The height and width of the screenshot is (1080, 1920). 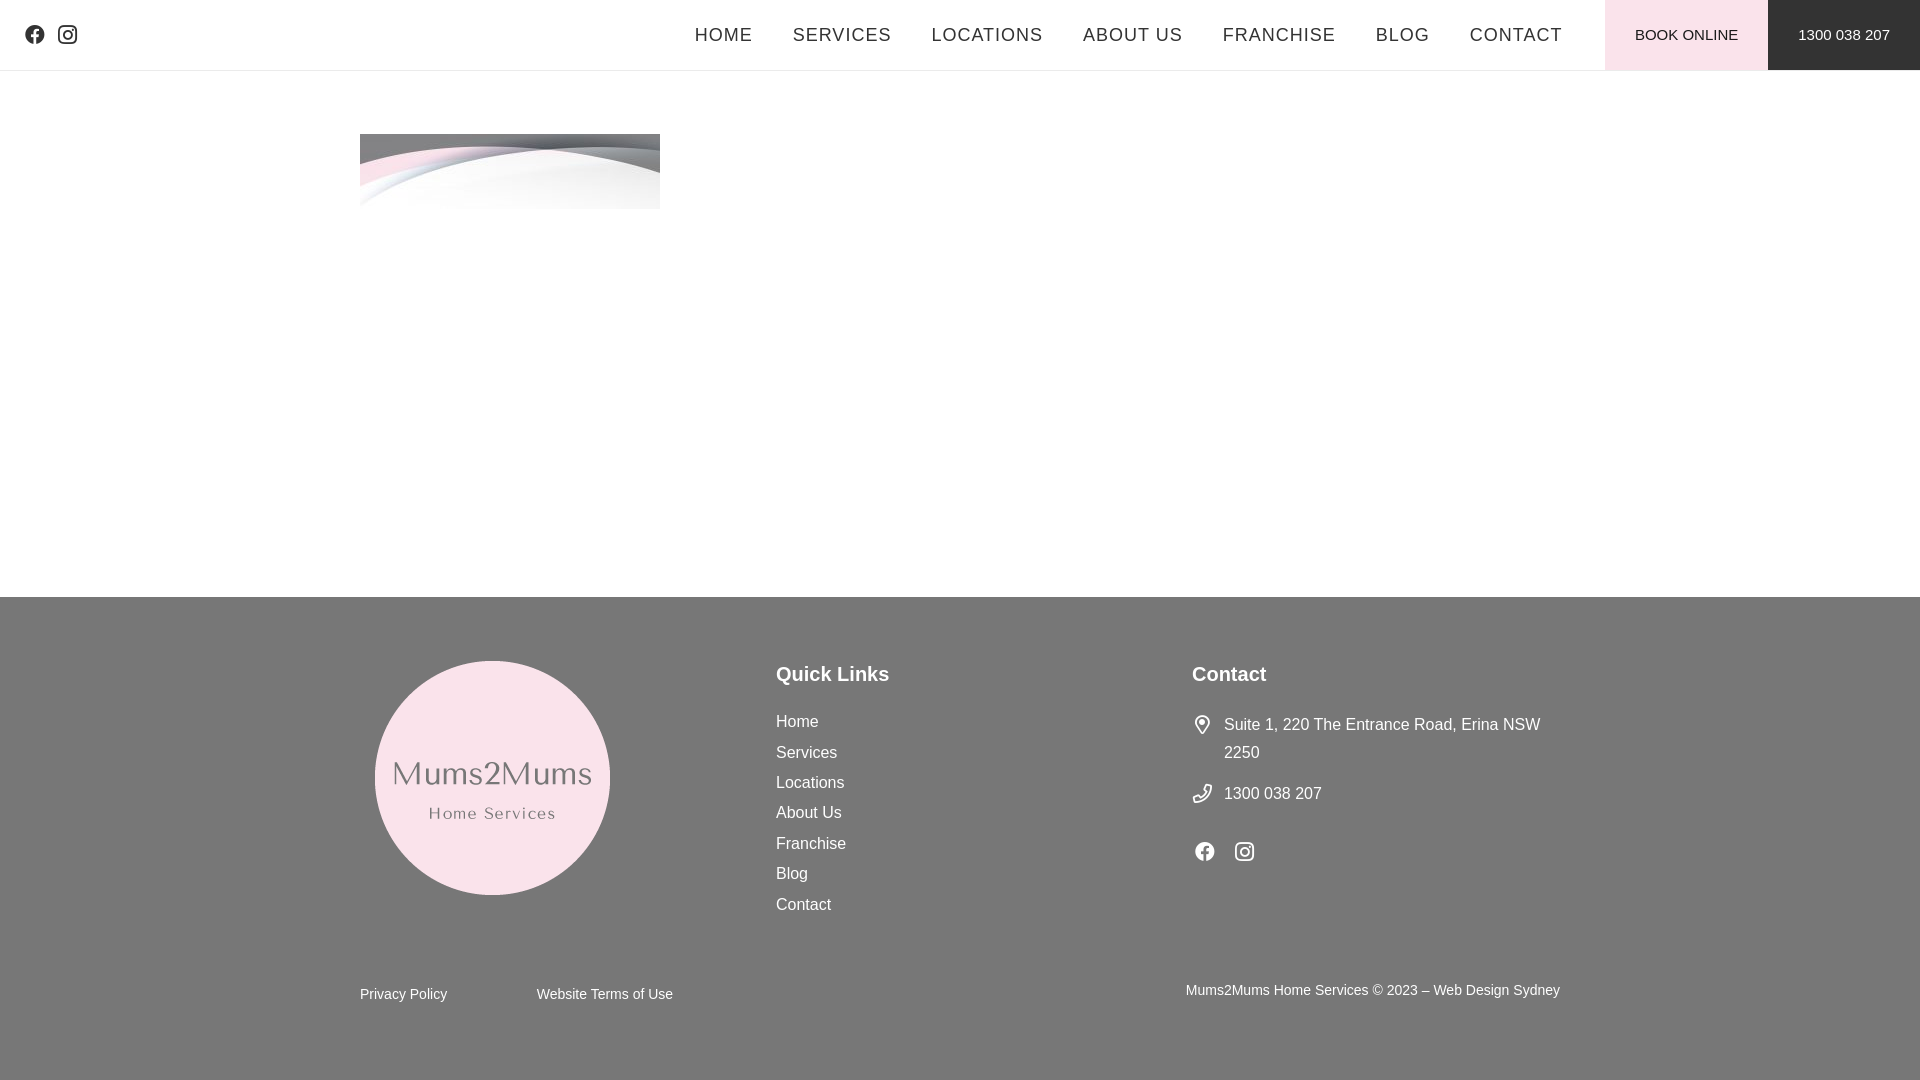 What do you see at coordinates (803, 904) in the screenshot?
I see `'Contact'` at bounding box center [803, 904].